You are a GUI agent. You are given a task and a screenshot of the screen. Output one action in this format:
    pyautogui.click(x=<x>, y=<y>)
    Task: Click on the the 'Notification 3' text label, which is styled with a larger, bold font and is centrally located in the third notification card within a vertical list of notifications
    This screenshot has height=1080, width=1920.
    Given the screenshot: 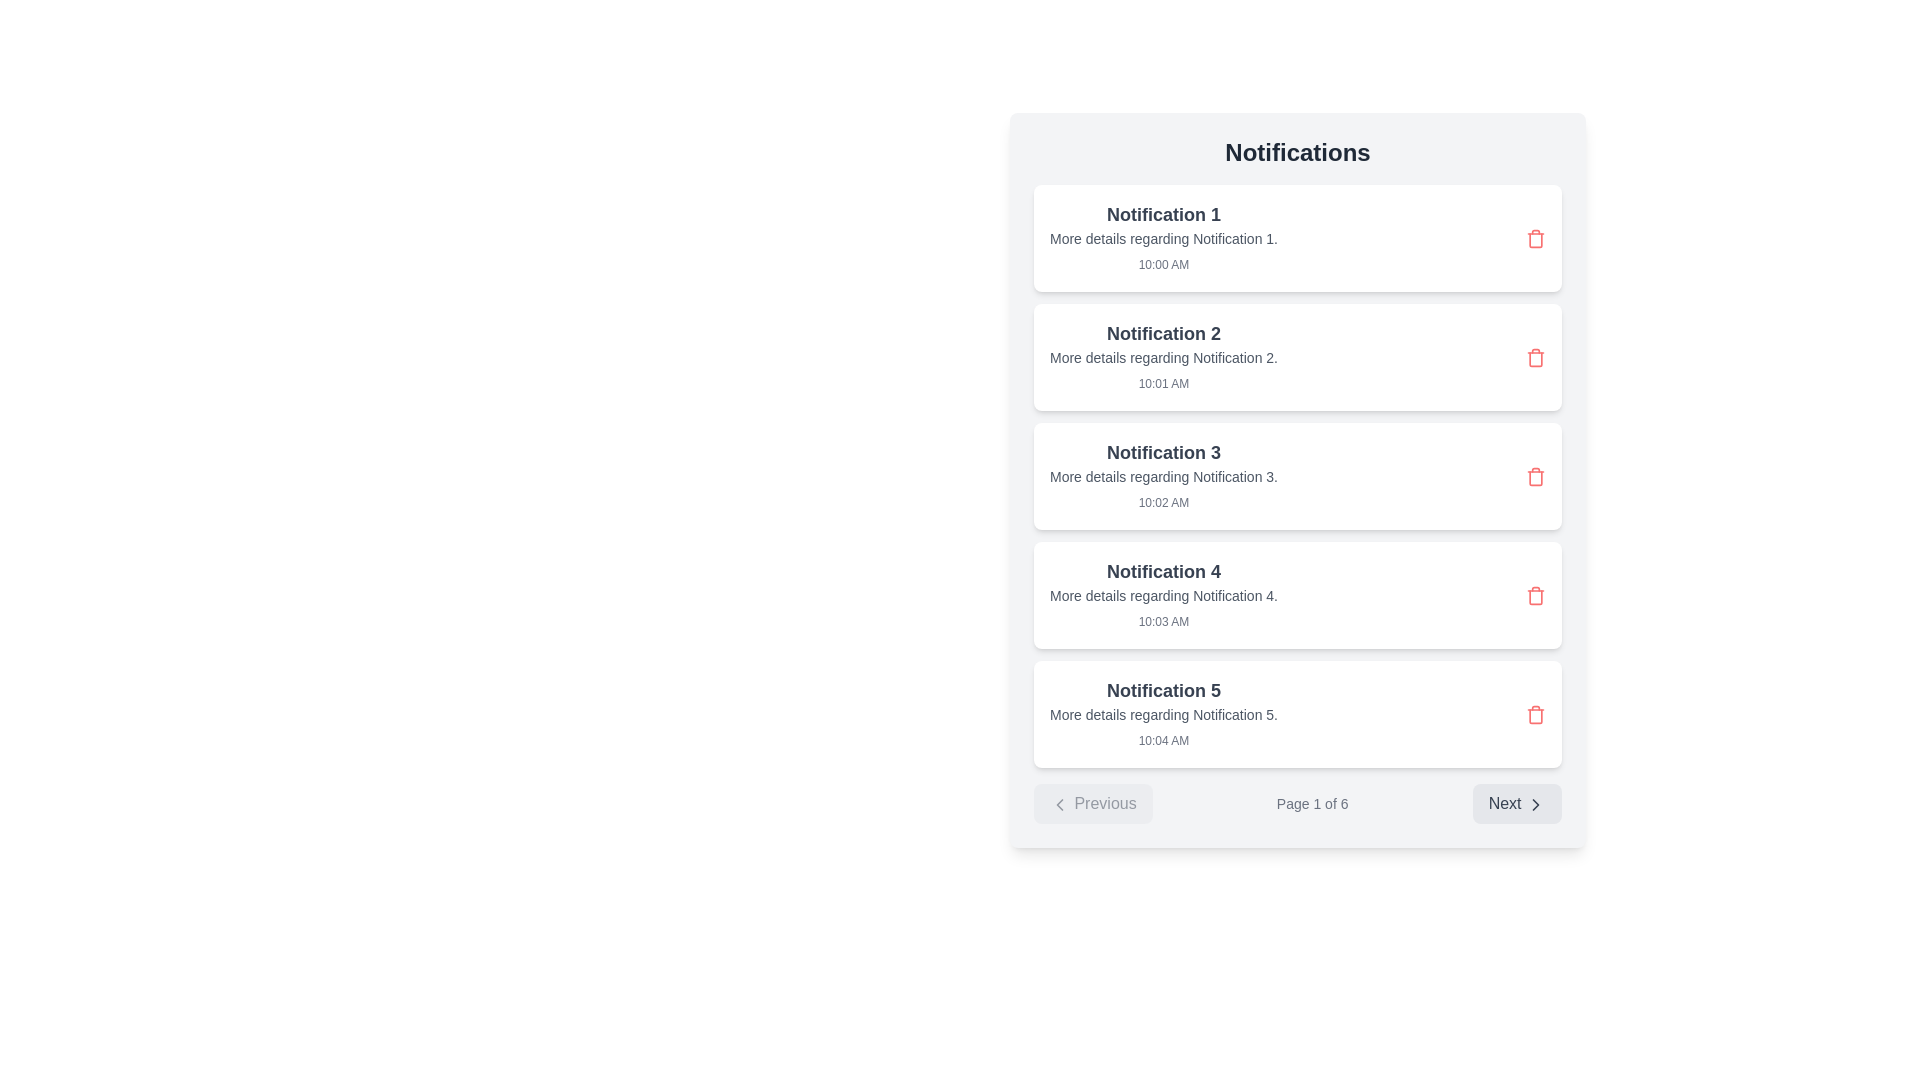 What is the action you would take?
    pyautogui.click(x=1164, y=452)
    